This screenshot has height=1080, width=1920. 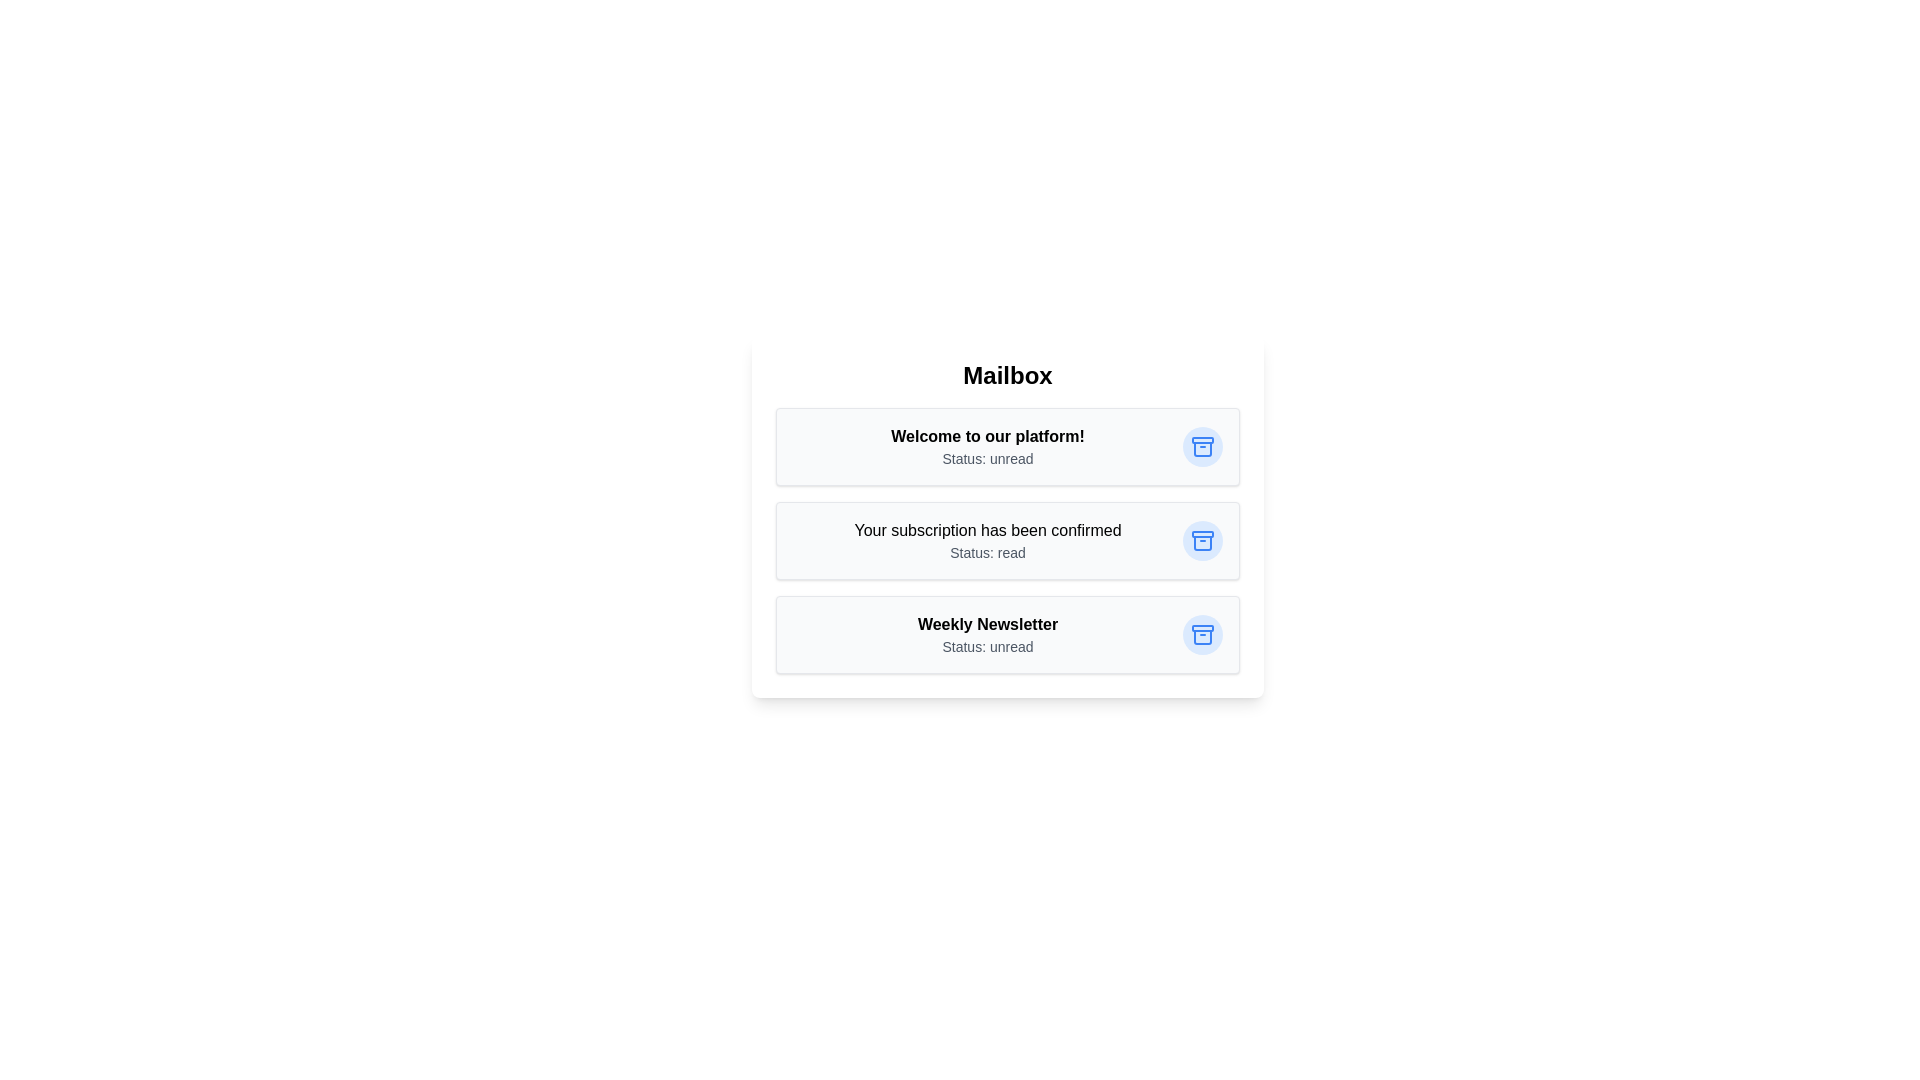 I want to click on the status text of the email with subject 'Your subscription has been confirmed', so click(x=988, y=552).